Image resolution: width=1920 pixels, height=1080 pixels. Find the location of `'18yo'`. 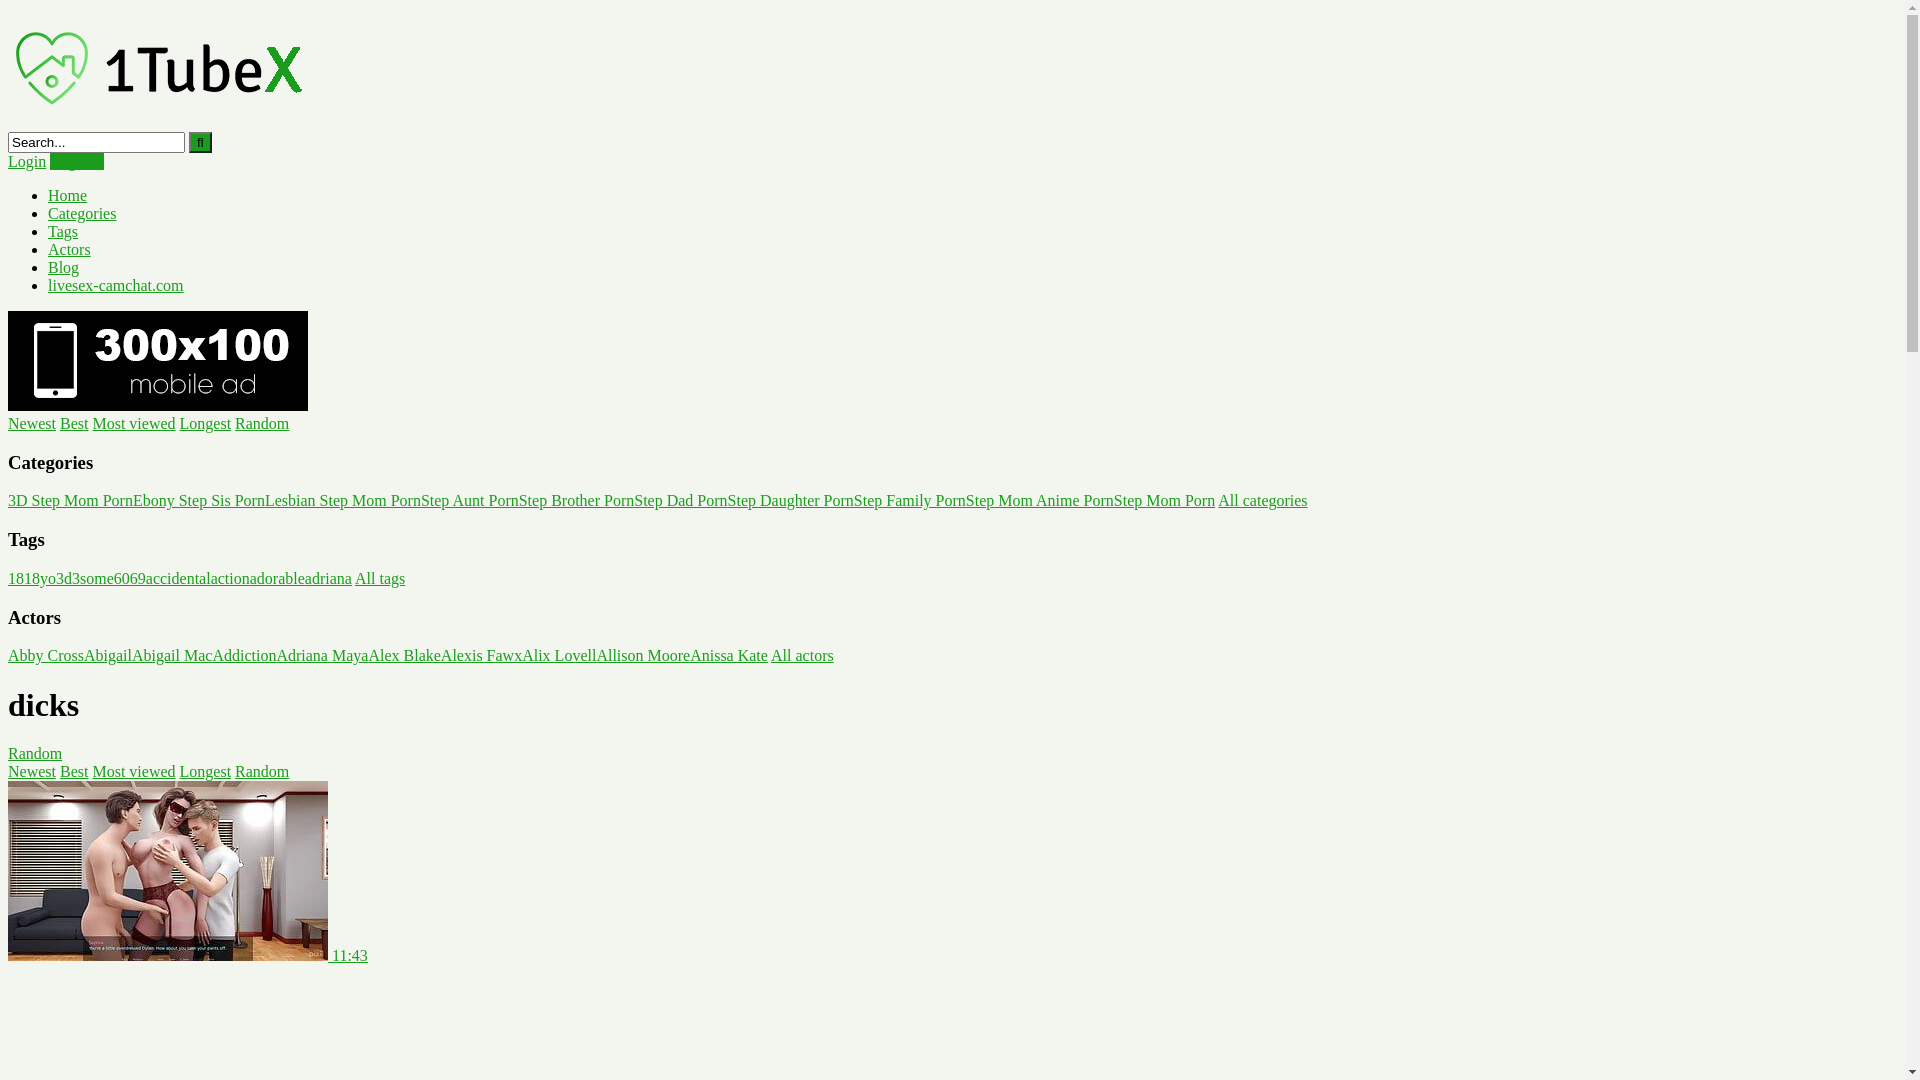

'18yo' is located at coordinates (39, 578).